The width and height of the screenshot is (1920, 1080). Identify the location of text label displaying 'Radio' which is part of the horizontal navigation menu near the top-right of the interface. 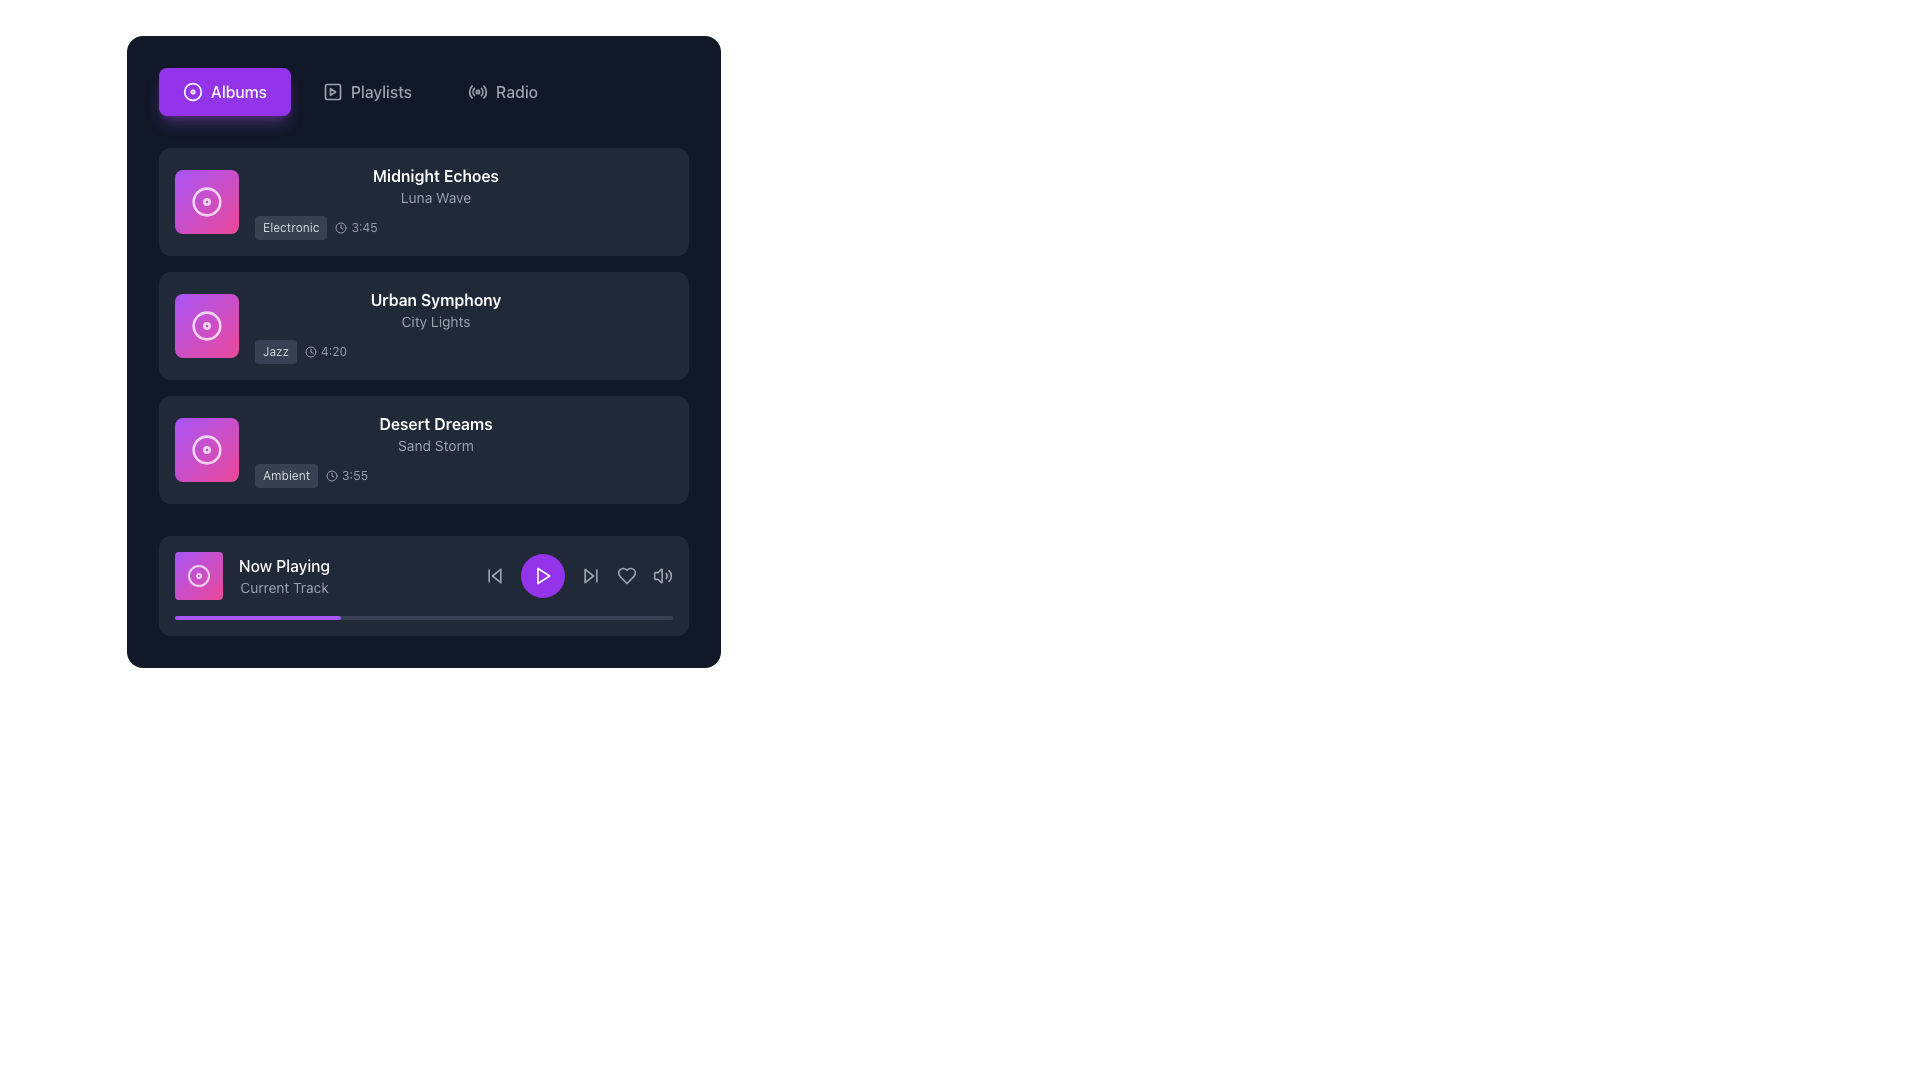
(517, 92).